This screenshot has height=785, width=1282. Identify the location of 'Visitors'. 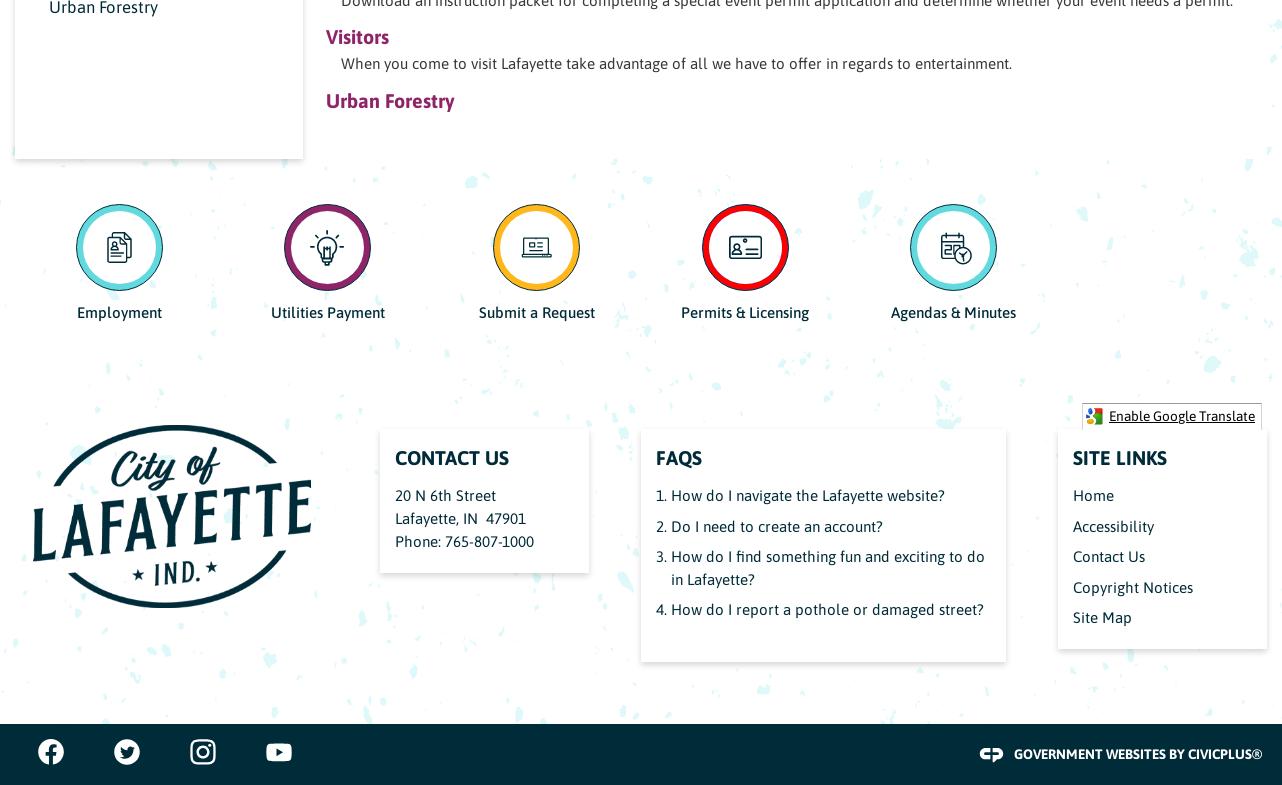
(355, 35).